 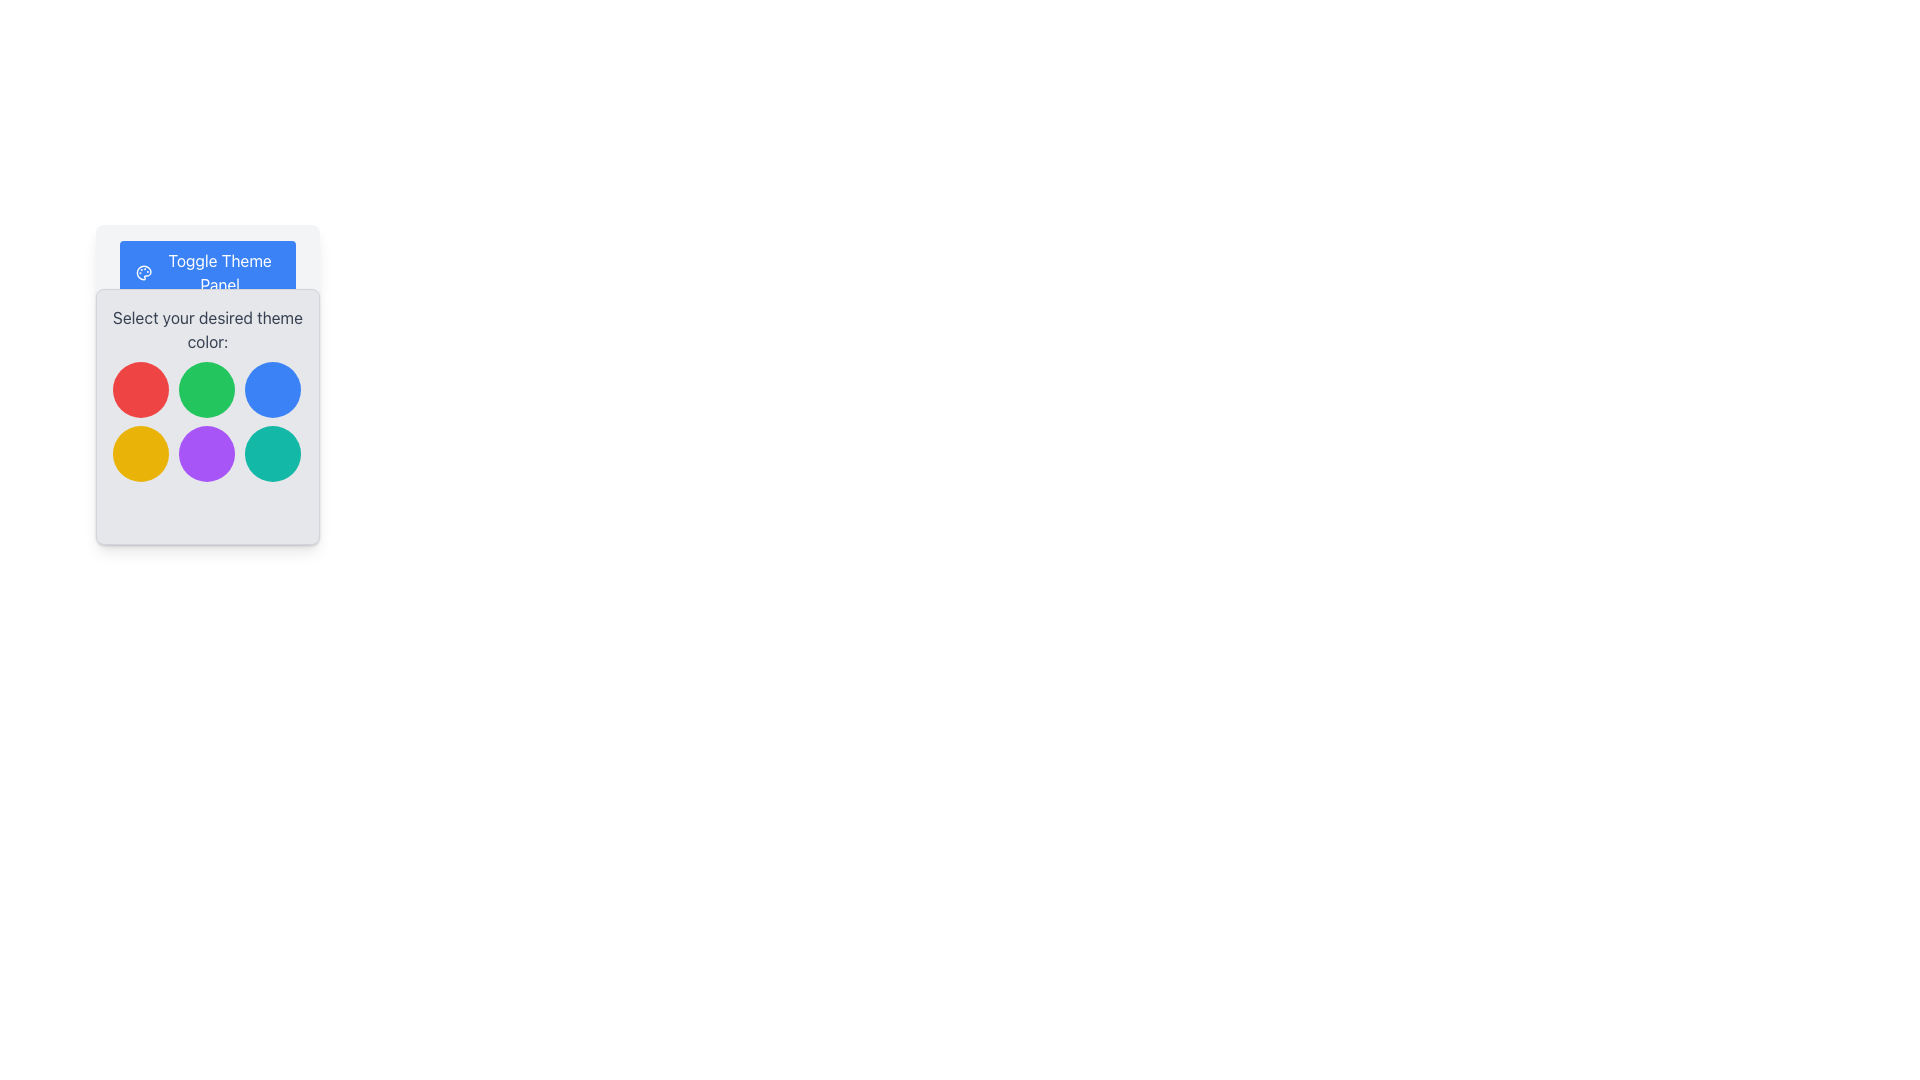 I want to click on the circular button with a purple background located in the second row and second column of the grid layout, so click(x=206, y=454).